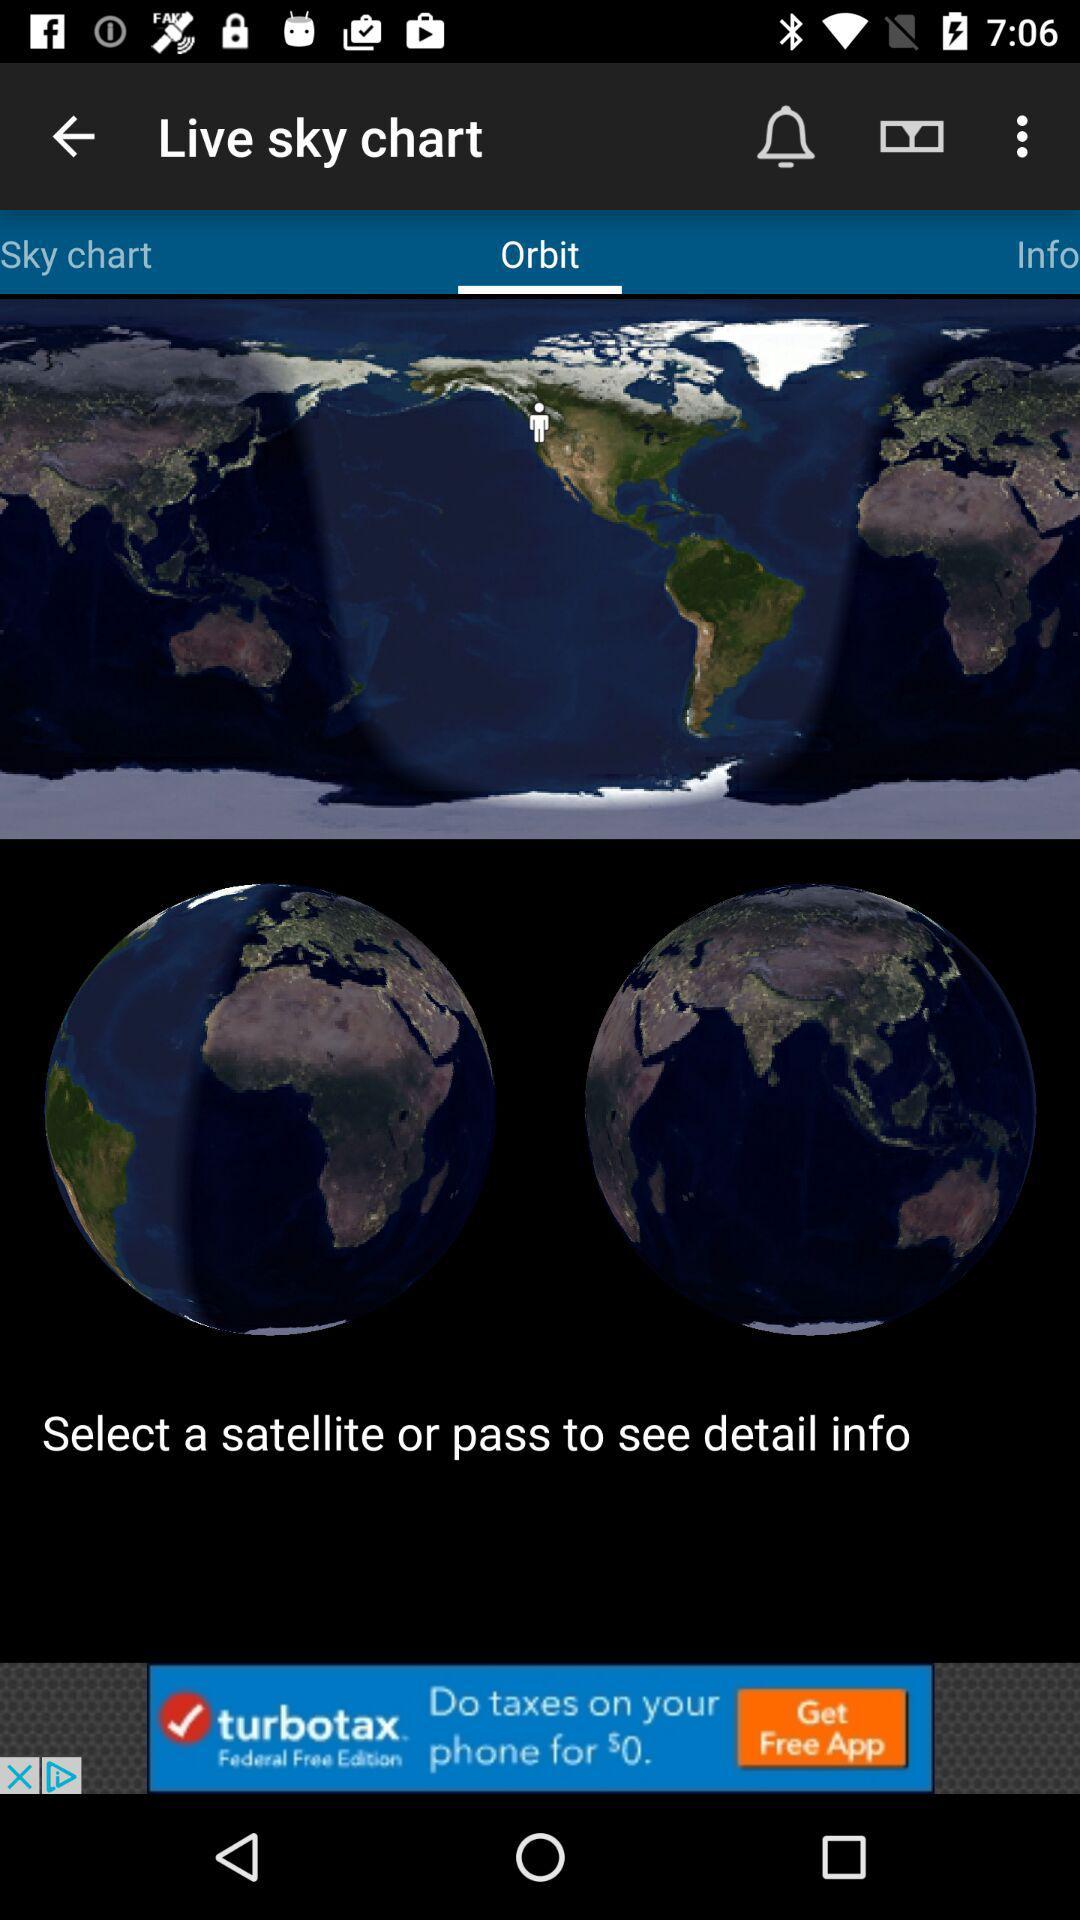 The image size is (1080, 1920). Describe the element at coordinates (540, 1727) in the screenshot. I see `open advertisement` at that location.